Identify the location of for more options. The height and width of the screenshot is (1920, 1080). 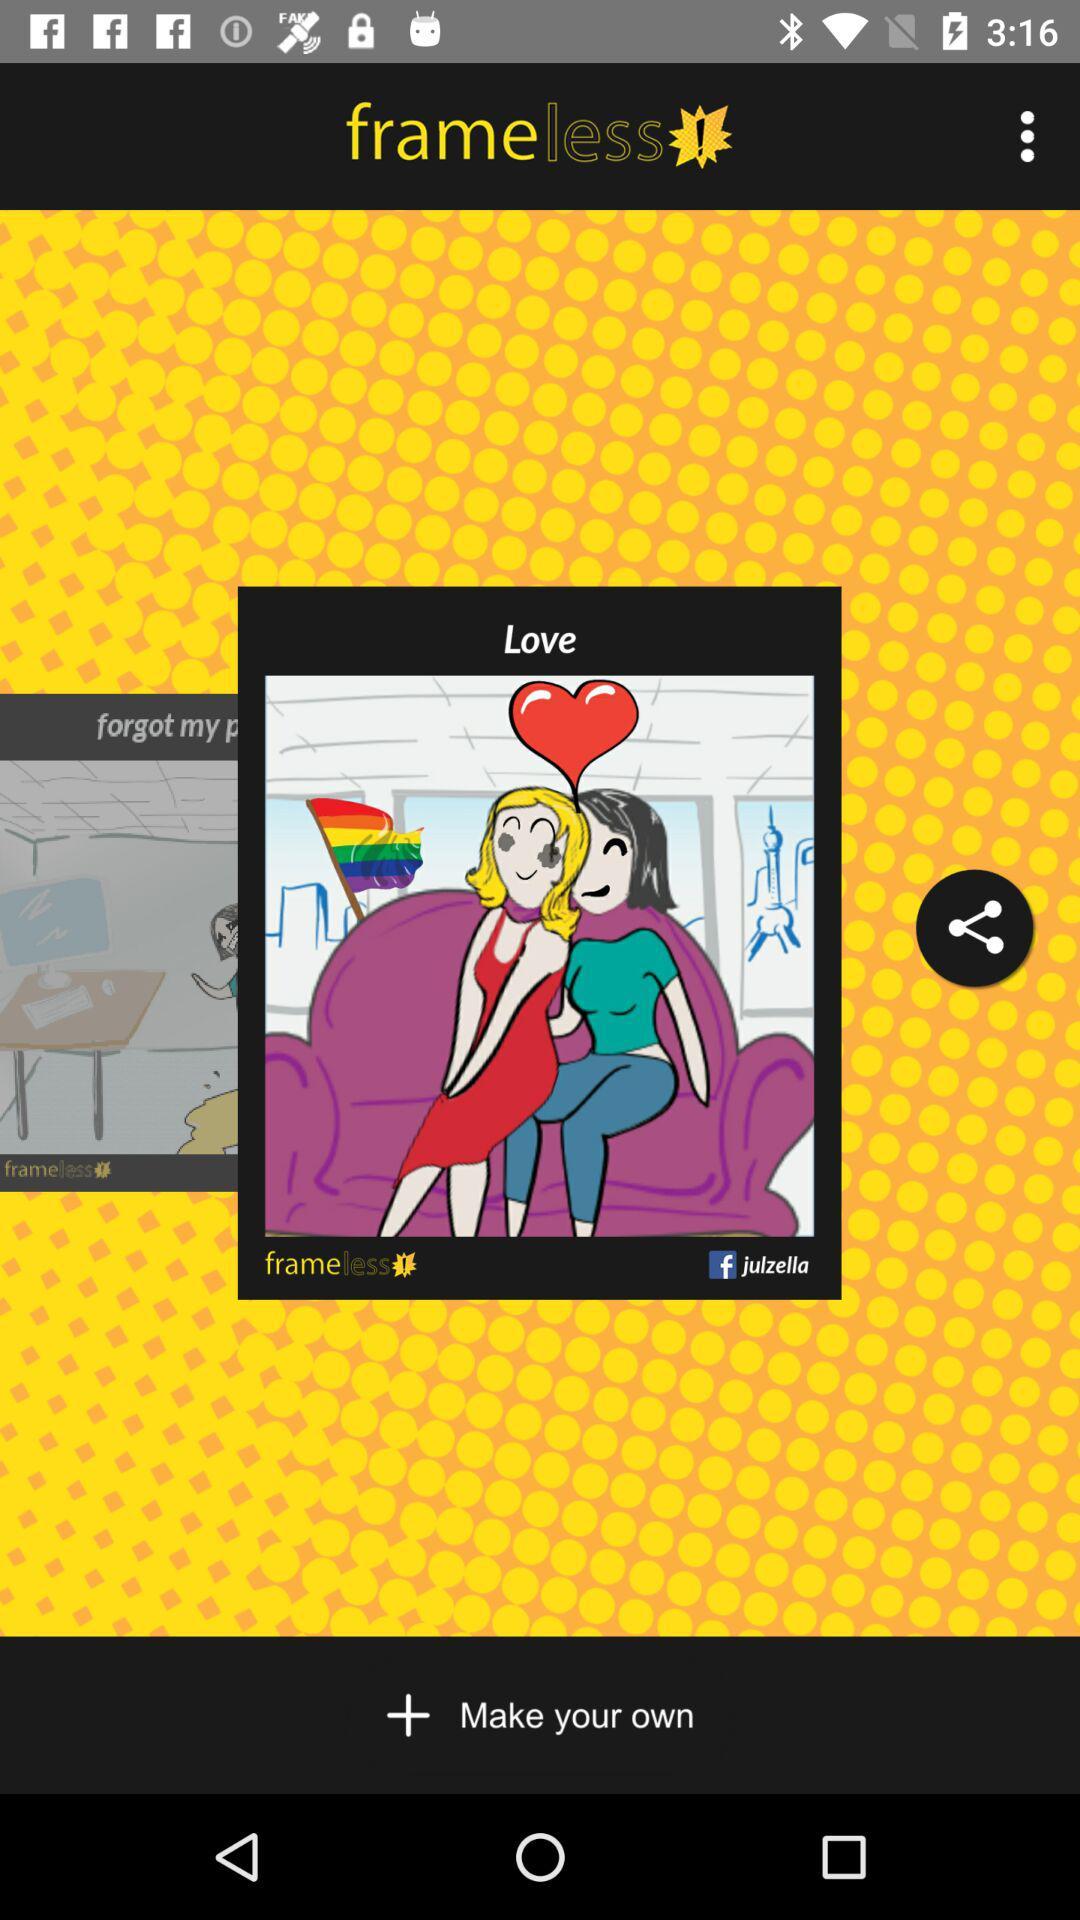
(1027, 135).